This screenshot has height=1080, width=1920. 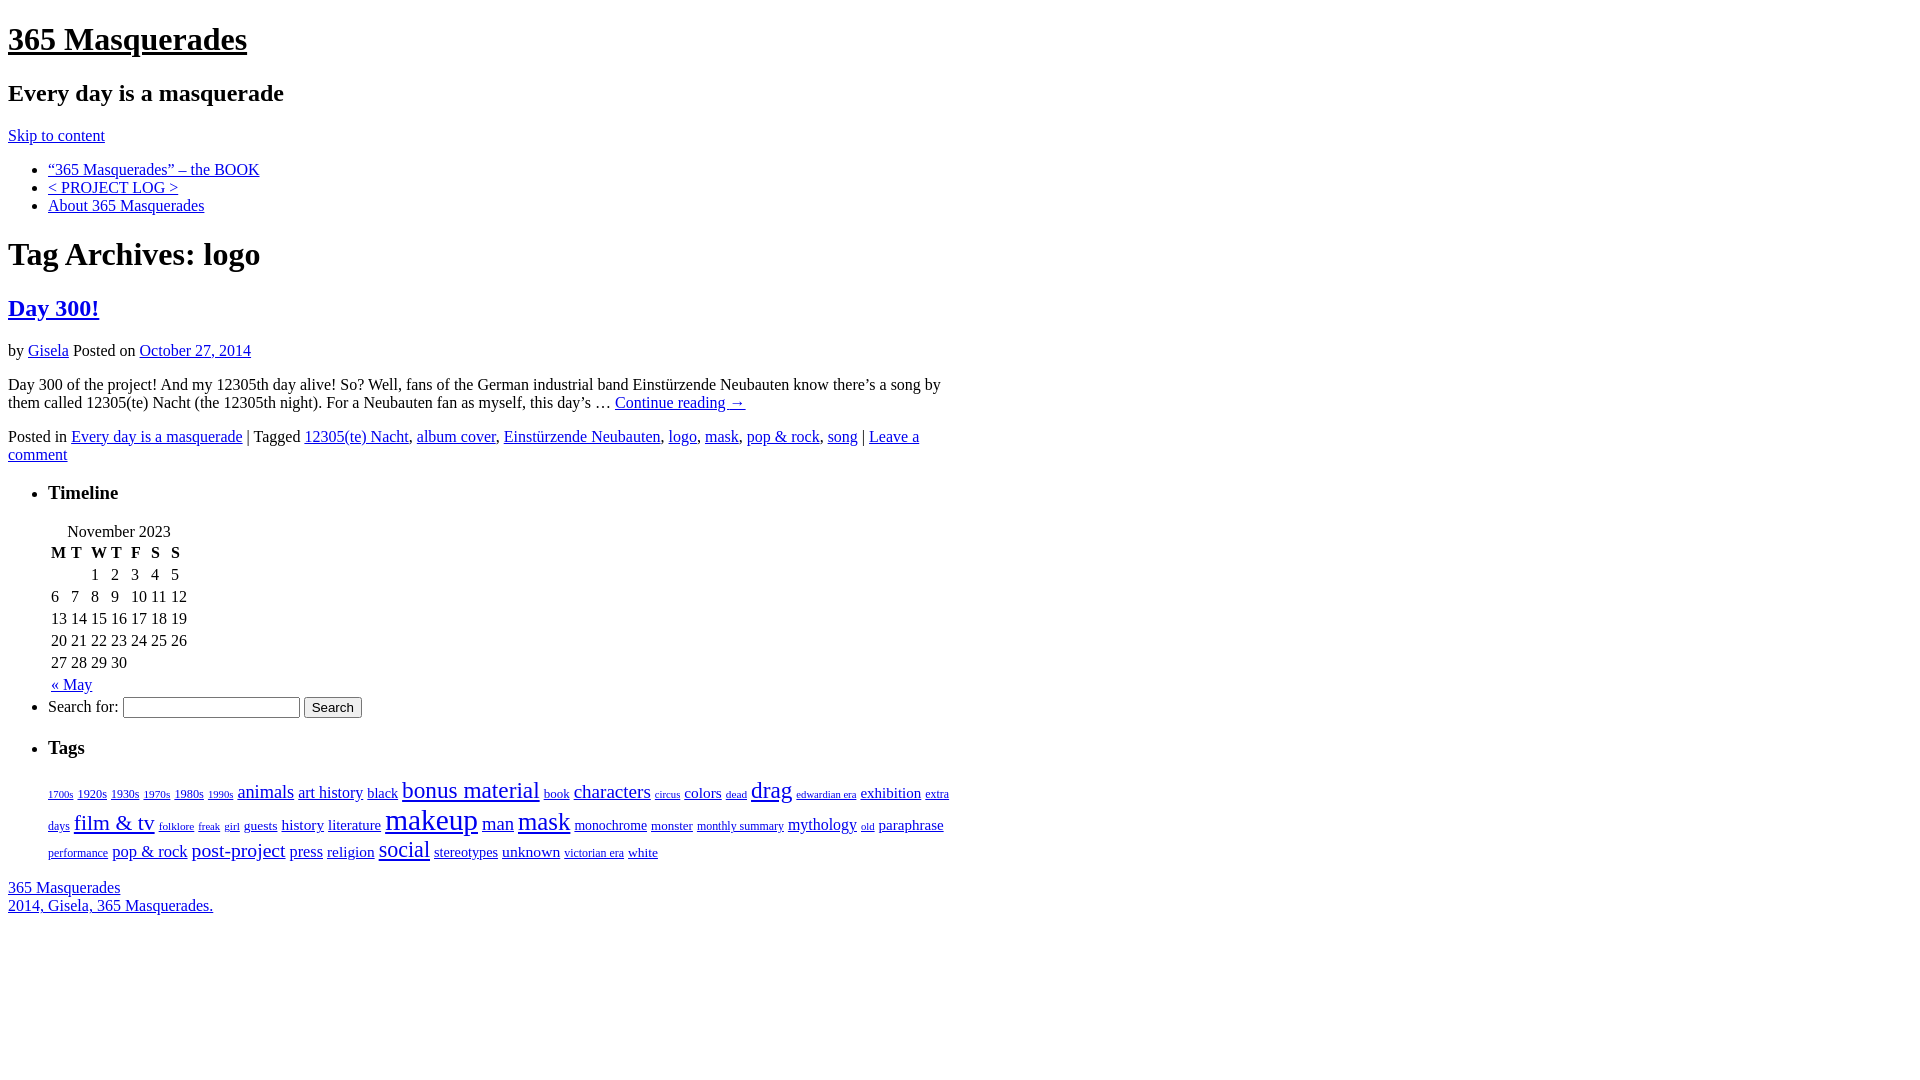 I want to click on 'monster', so click(x=672, y=825).